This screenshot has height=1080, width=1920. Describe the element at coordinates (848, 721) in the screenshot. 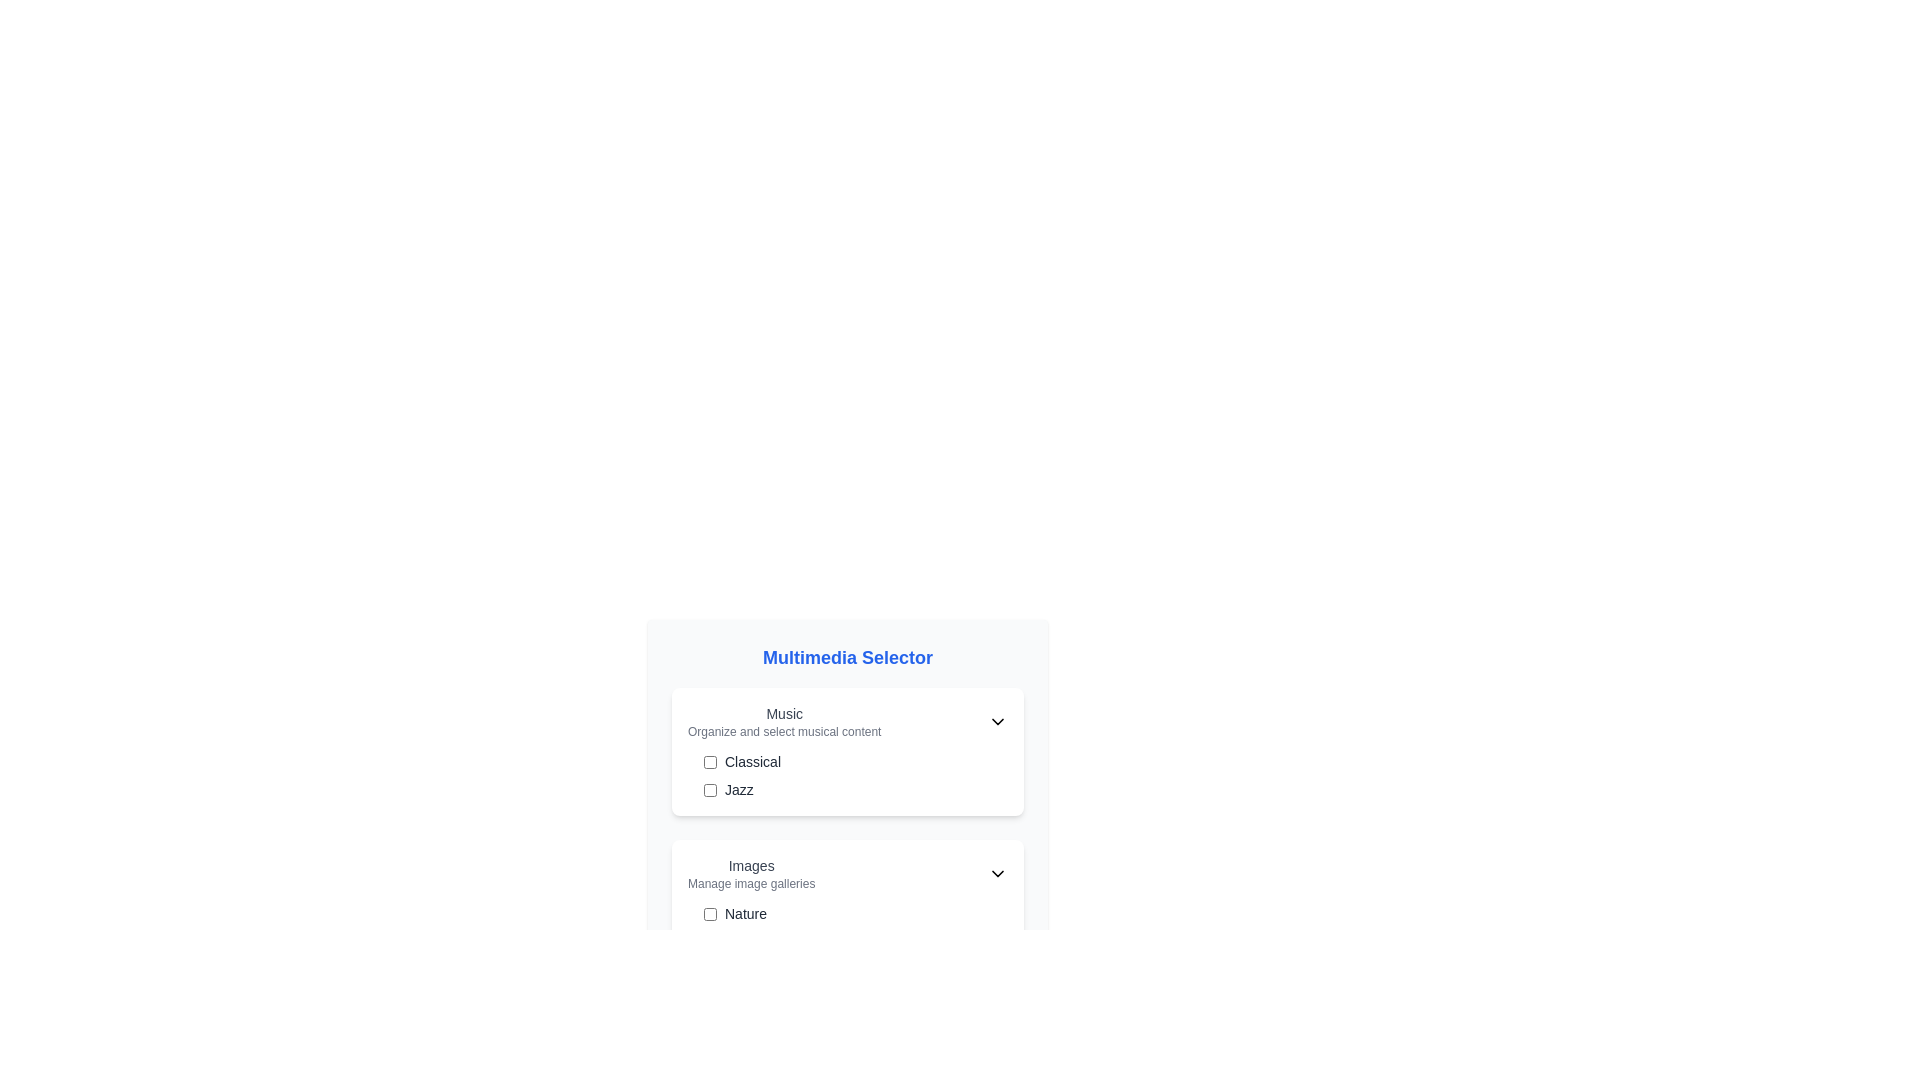

I see `the 'Music' dropdown selector` at that location.